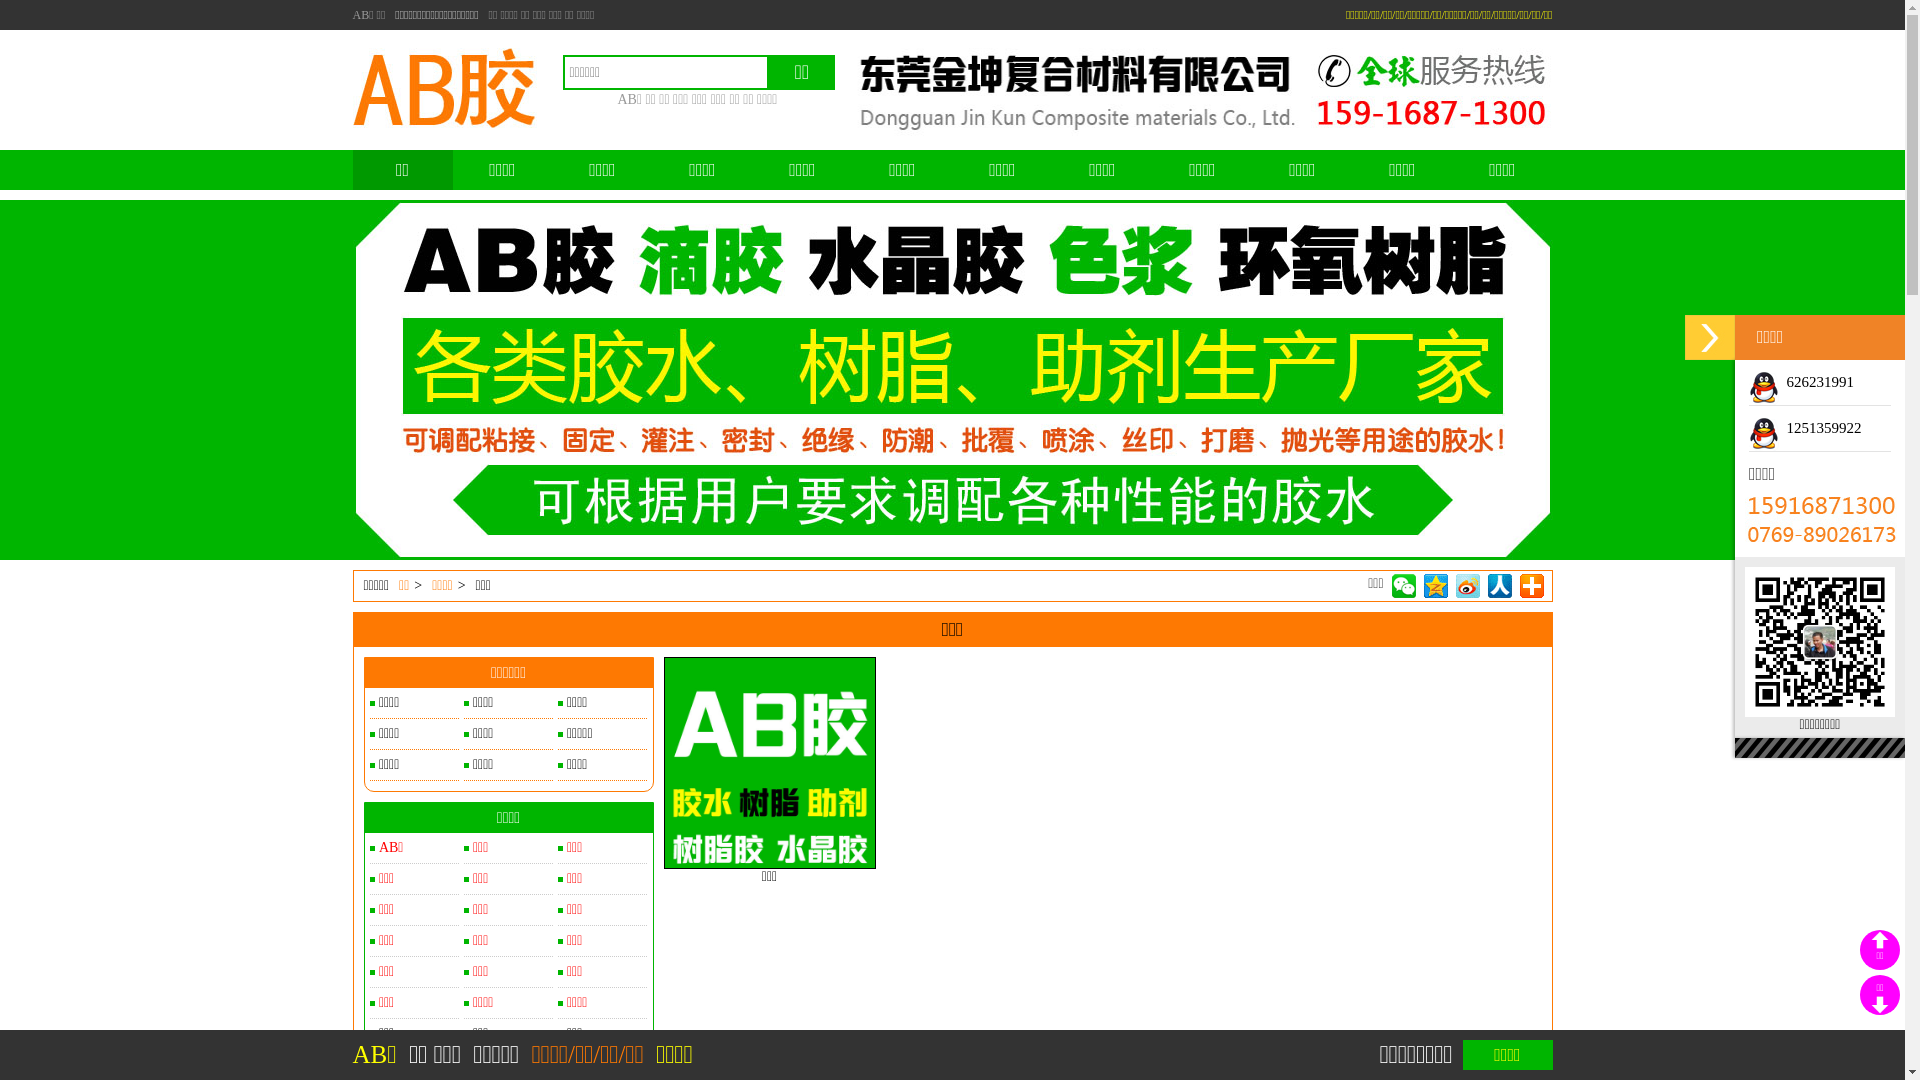  I want to click on '  1251359922', so click(1747, 427).